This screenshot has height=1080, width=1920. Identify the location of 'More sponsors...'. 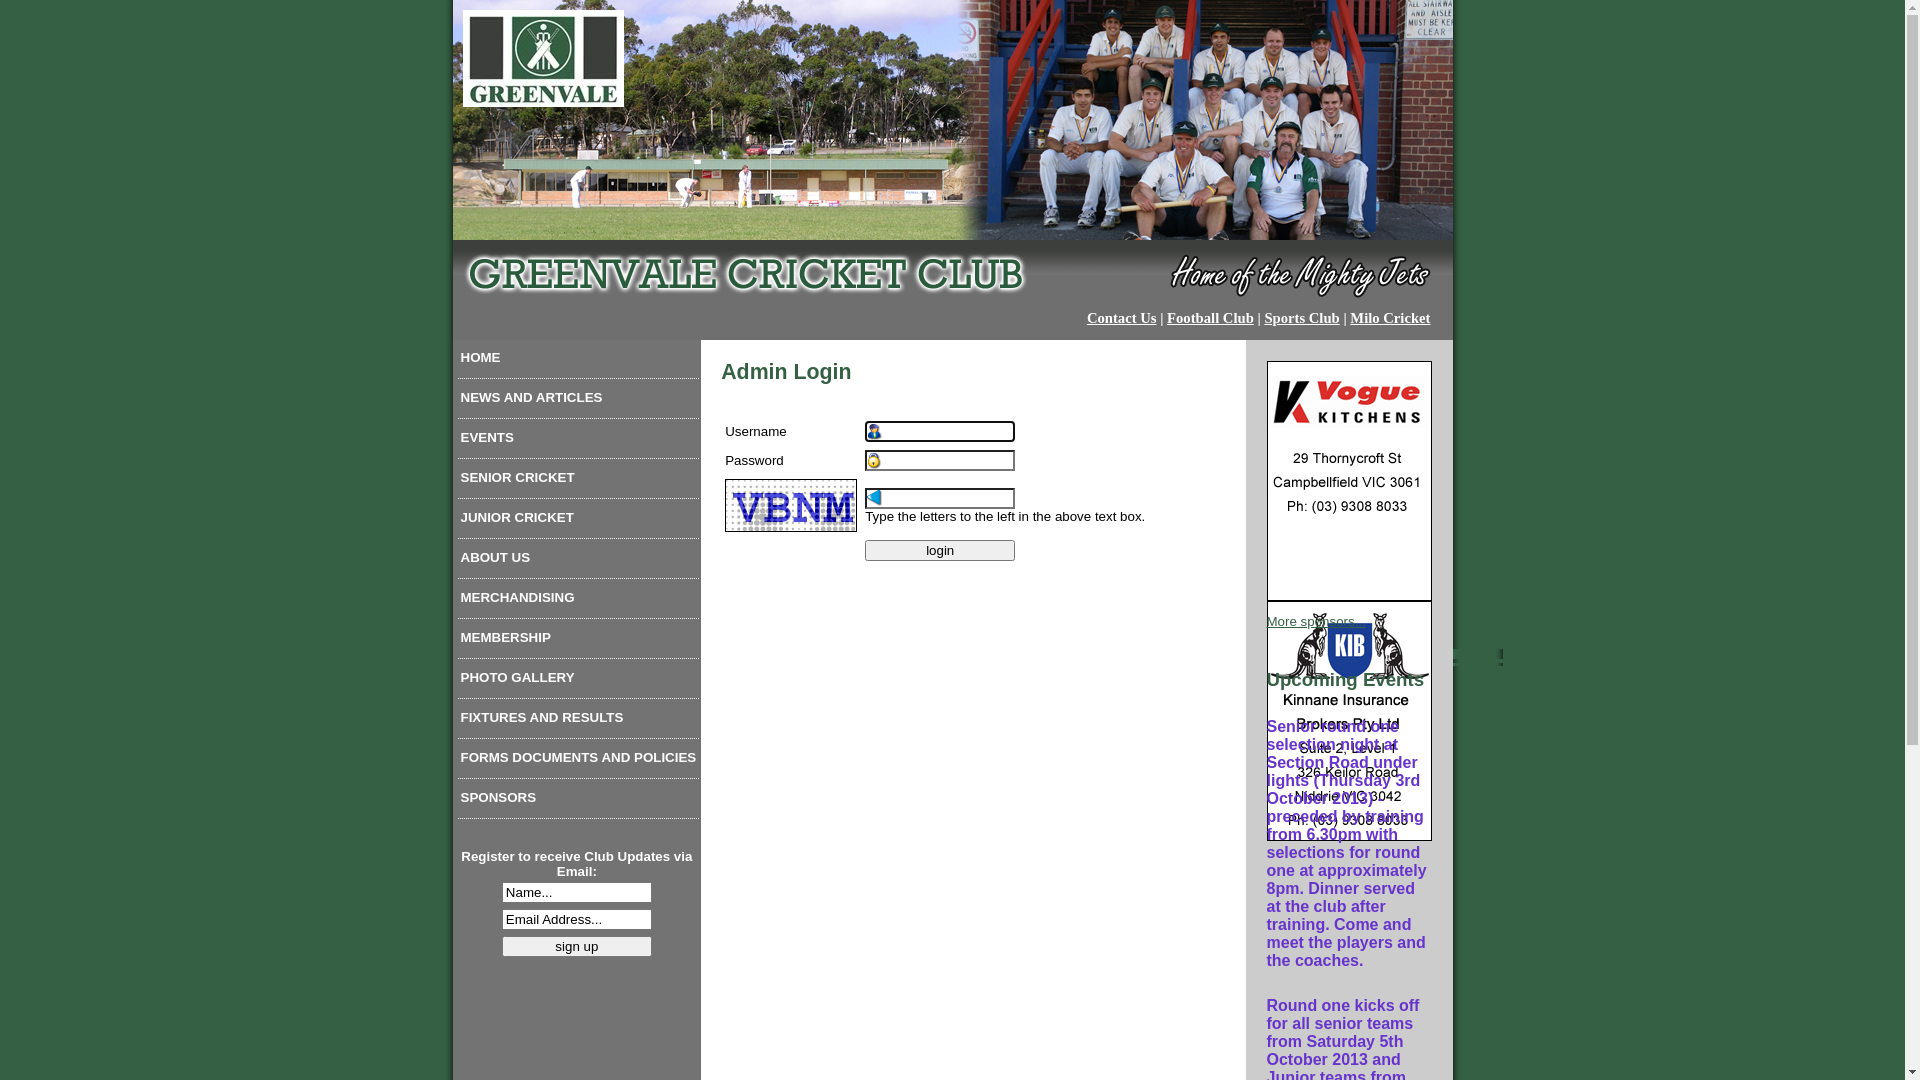
(1315, 620).